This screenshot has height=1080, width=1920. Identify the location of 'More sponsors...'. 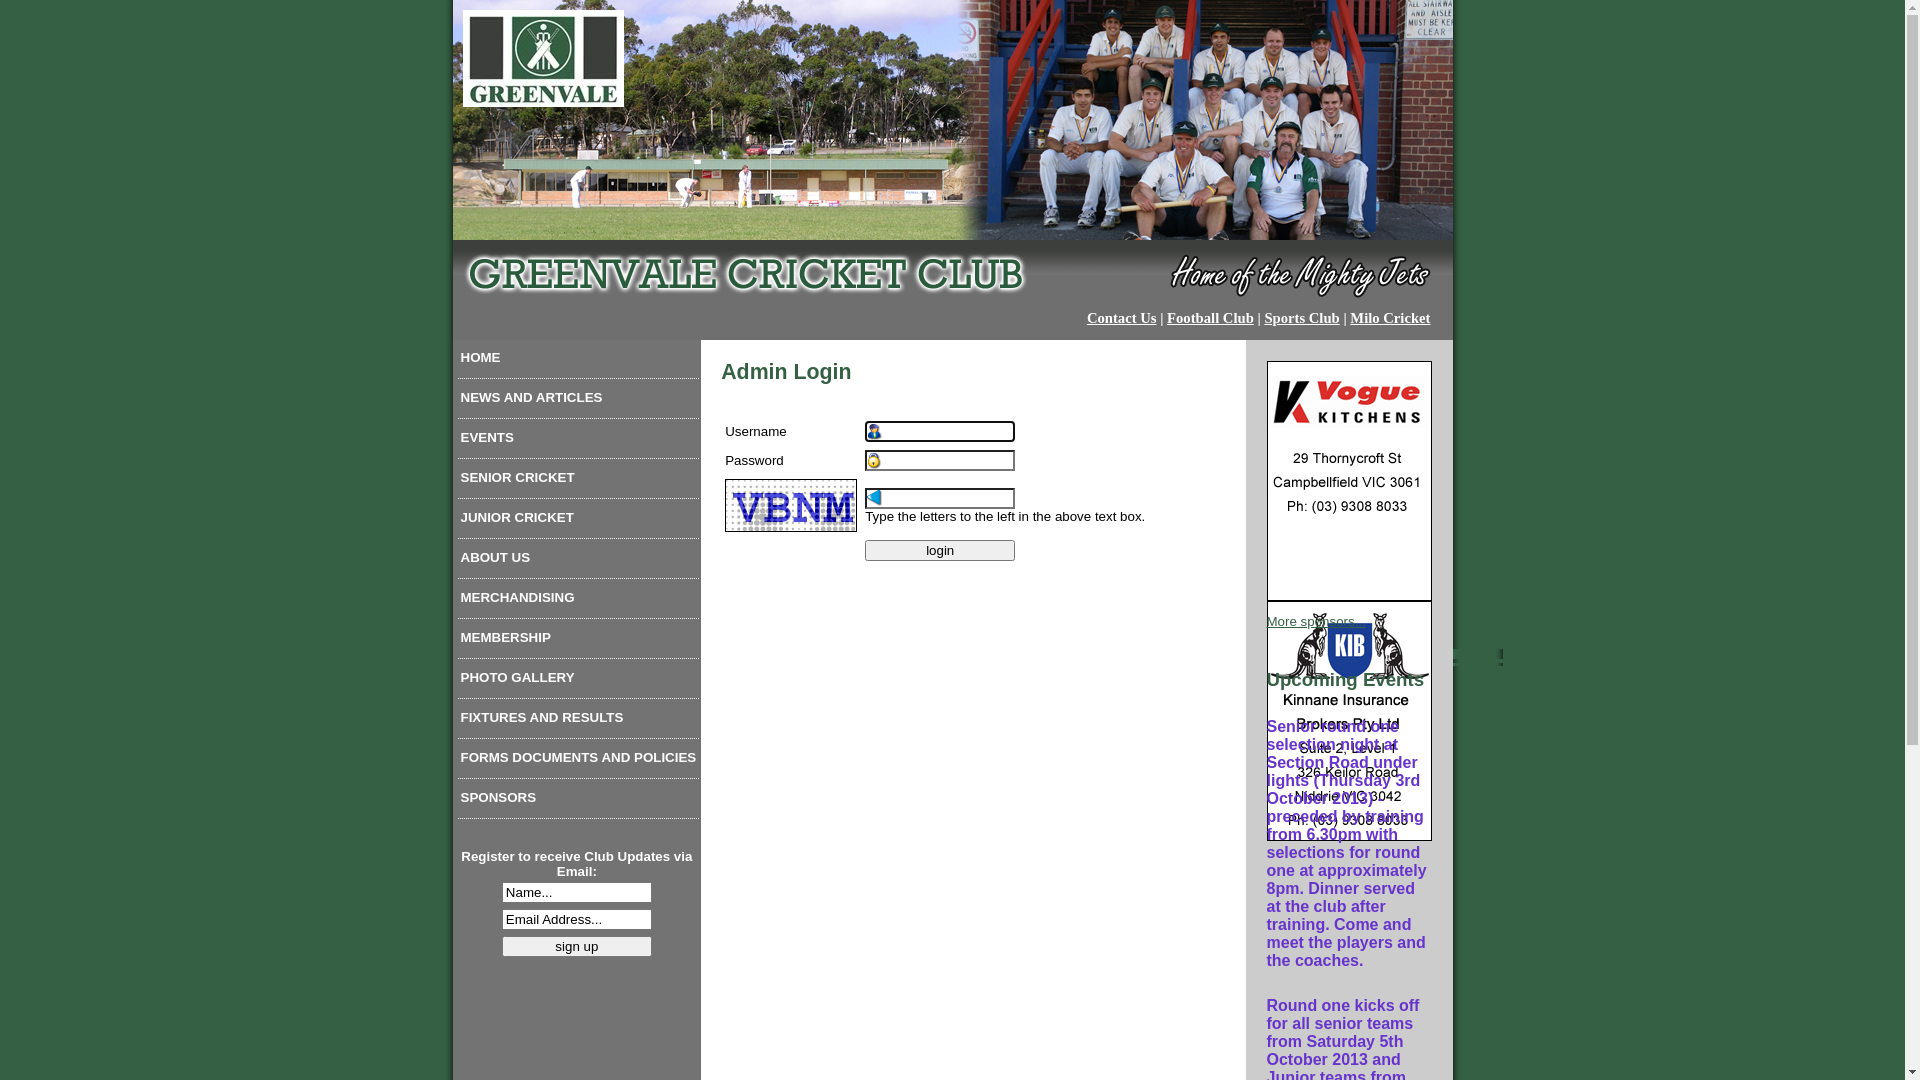
(1315, 620).